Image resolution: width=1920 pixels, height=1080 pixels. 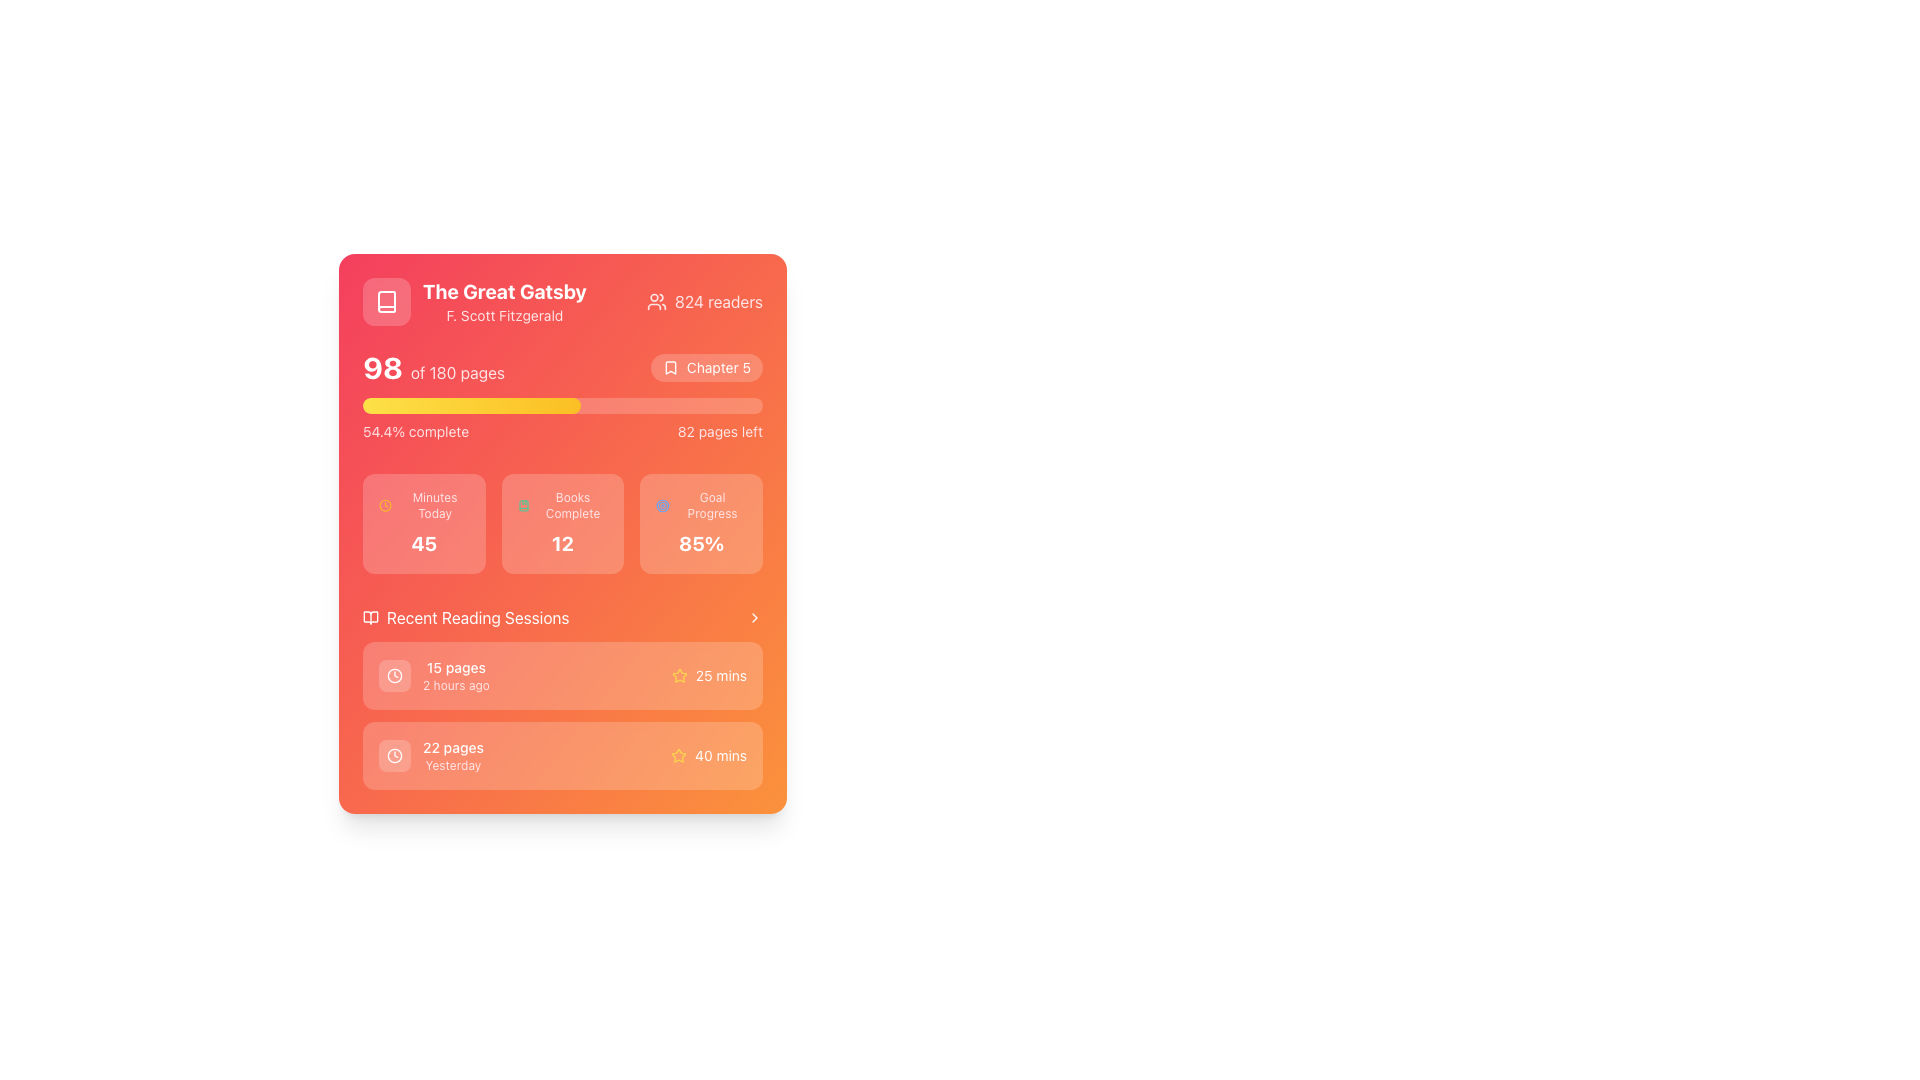 I want to click on the text block containing '22 pages' and 'Yesterday', which is located in the bottom portion of the card under the 'Recent Reading Sessions' heading, so click(x=452, y=756).